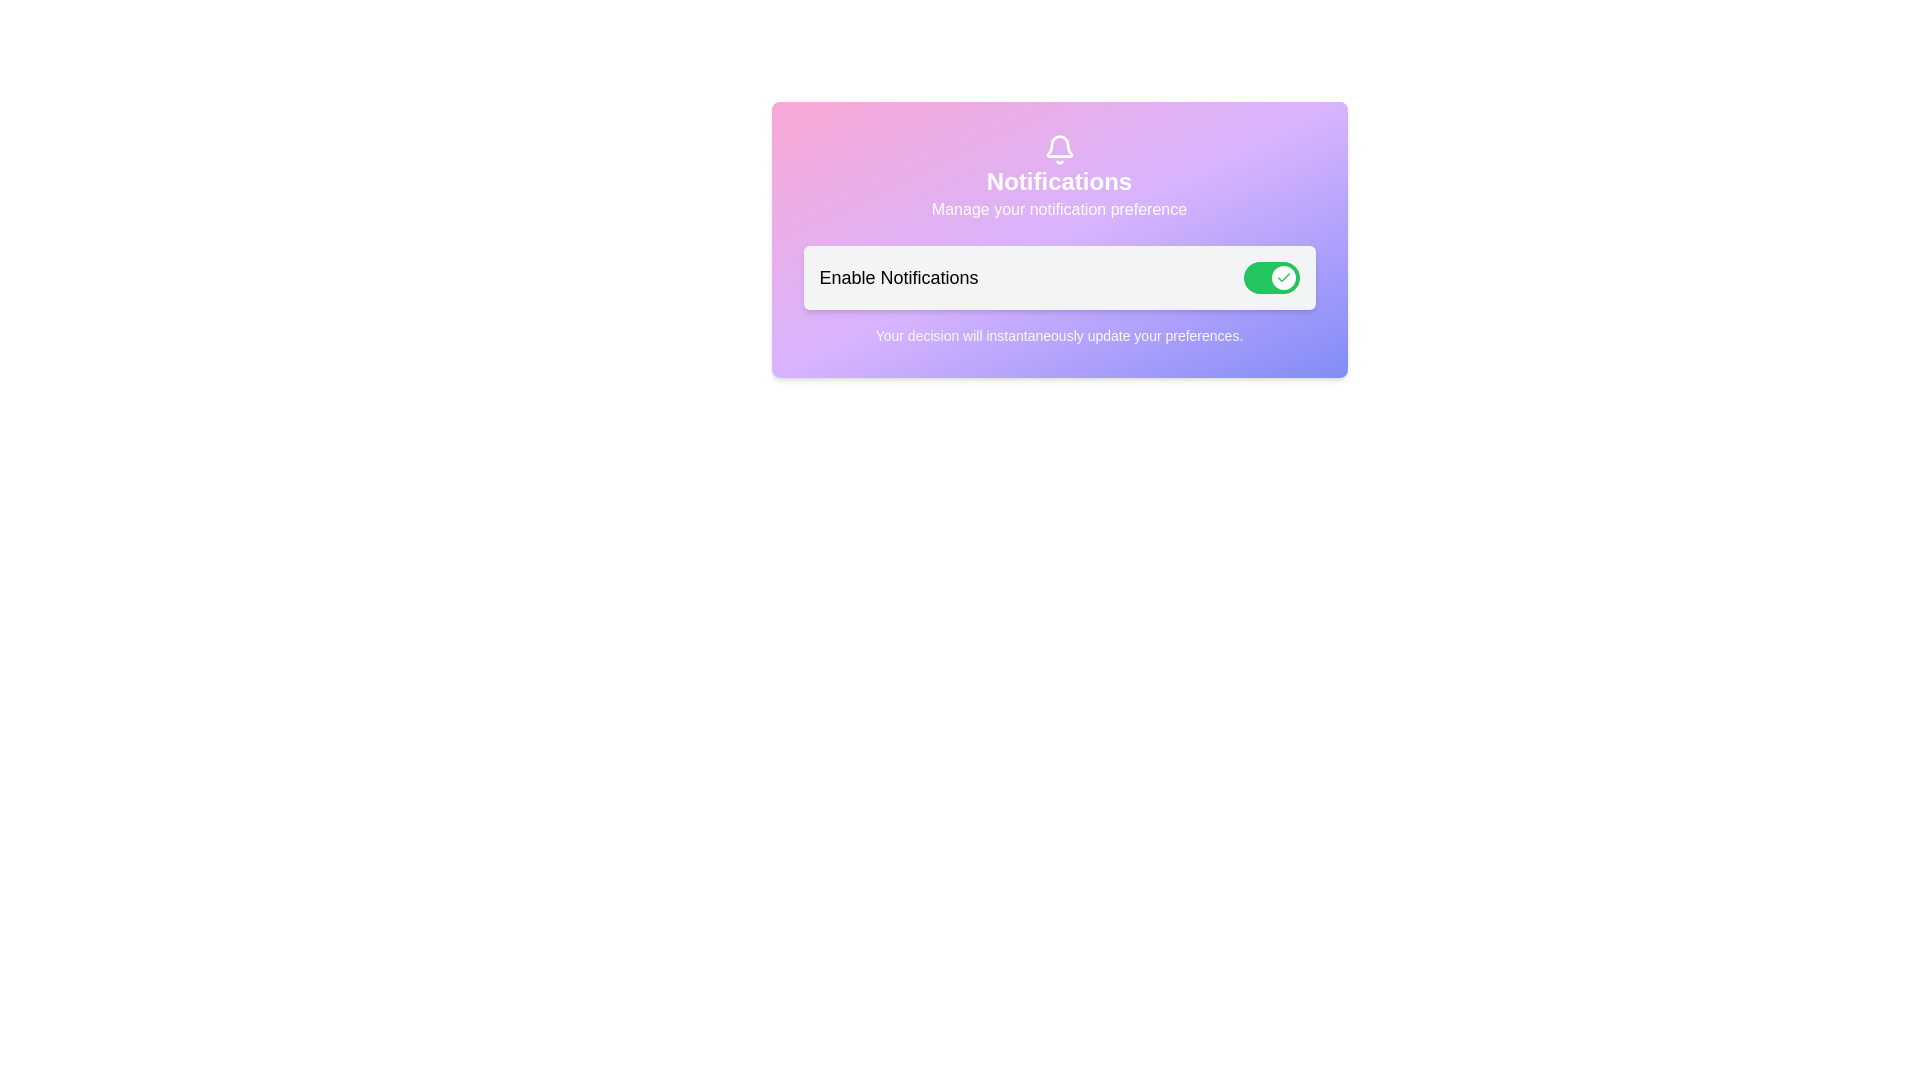  I want to click on the active green toggle switch, which features a white circular knob with a green check mark icon, to change its state, so click(1270, 277).